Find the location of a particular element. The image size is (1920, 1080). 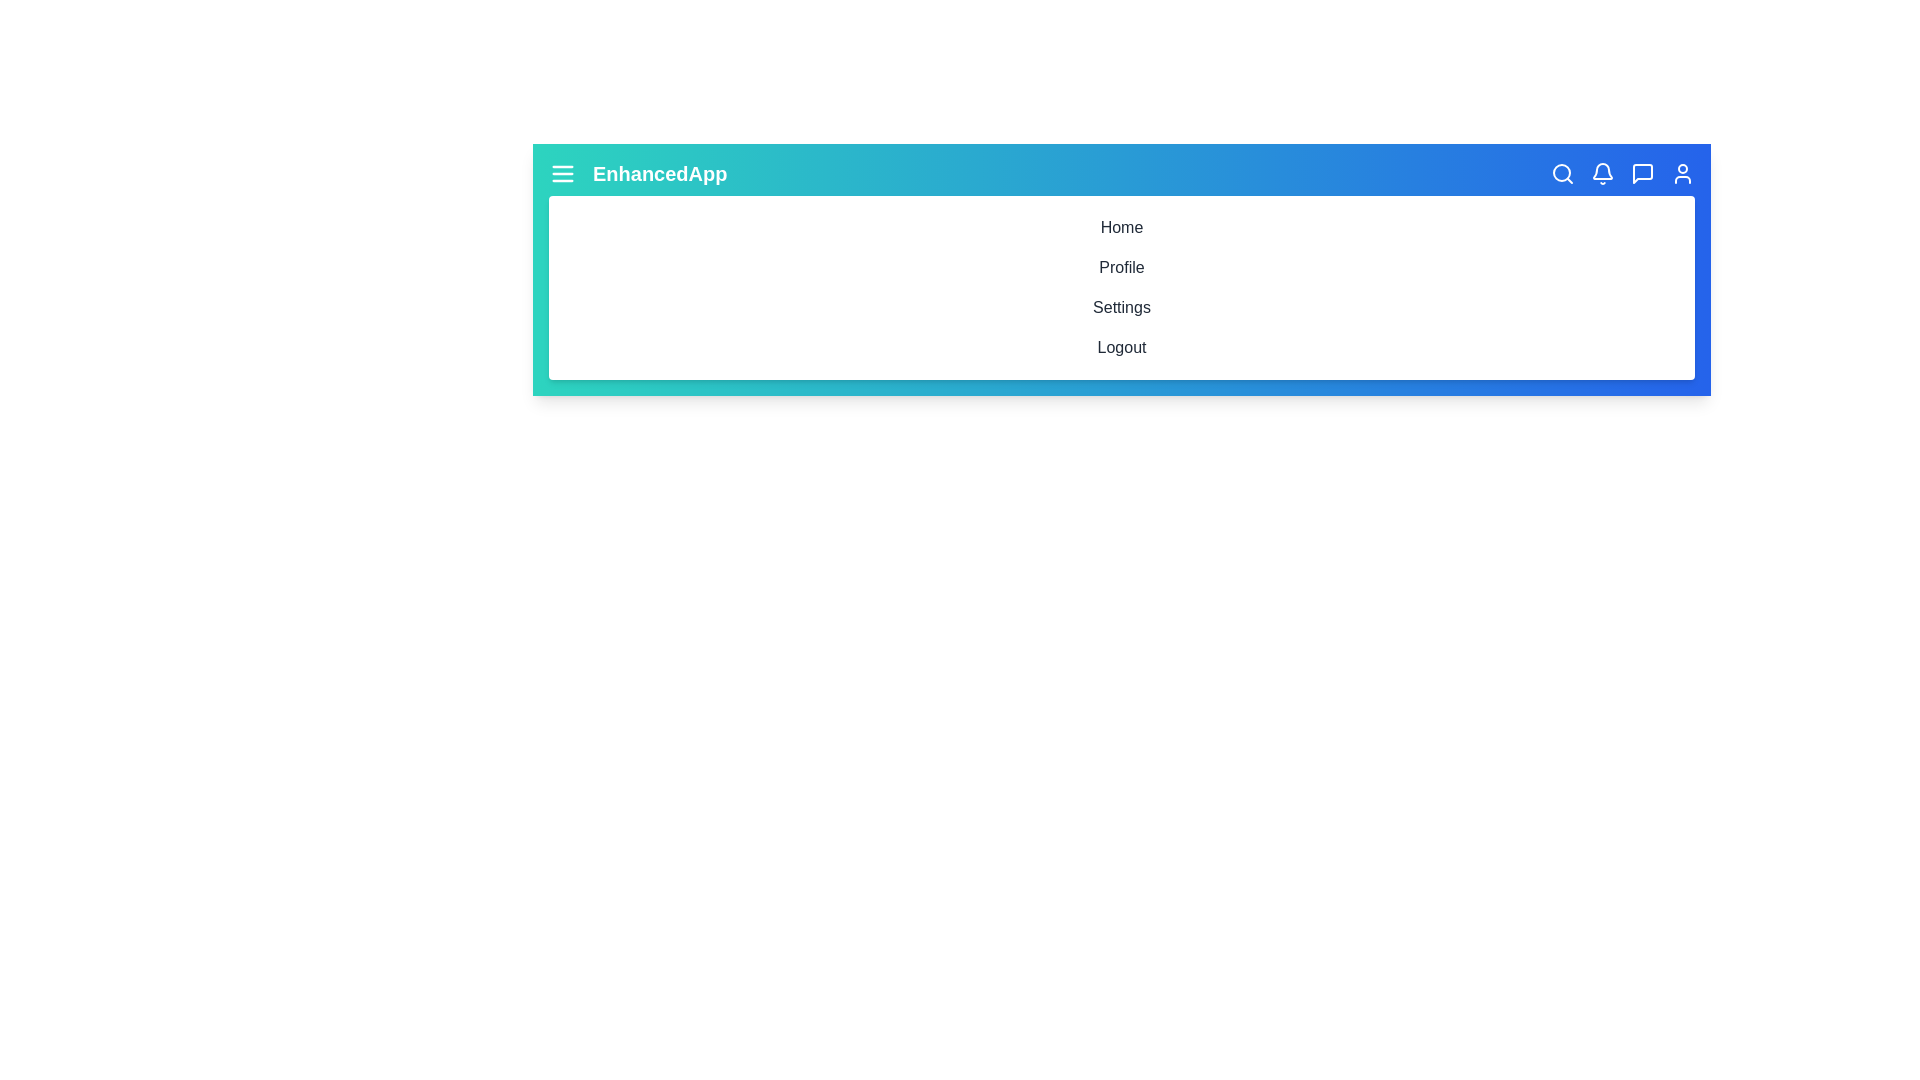

the Profile icon in the toolbar is located at coordinates (1682, 172).